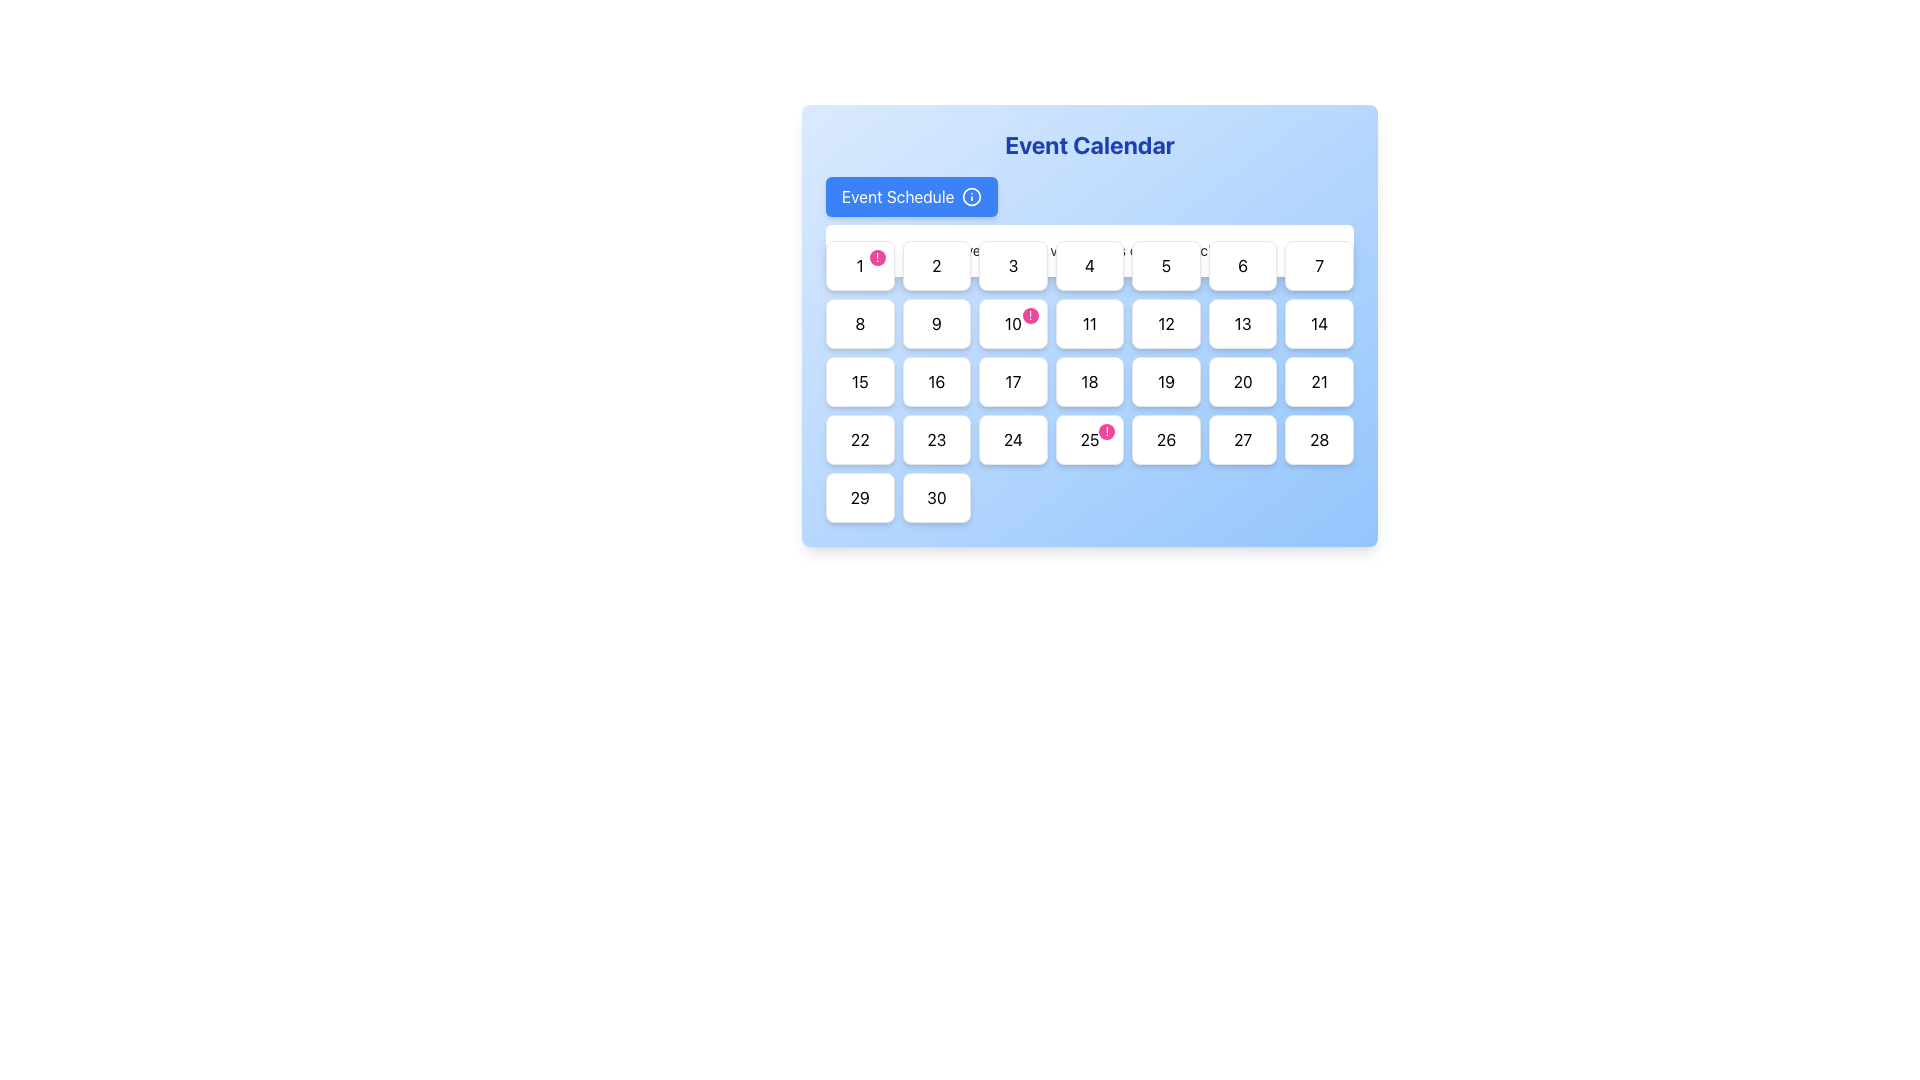 The width and height of the screenshot is (1920, 1080). I want to click on the Calendar day tile located at row 3, column 3 of the calendar view, so click(1088, 381).